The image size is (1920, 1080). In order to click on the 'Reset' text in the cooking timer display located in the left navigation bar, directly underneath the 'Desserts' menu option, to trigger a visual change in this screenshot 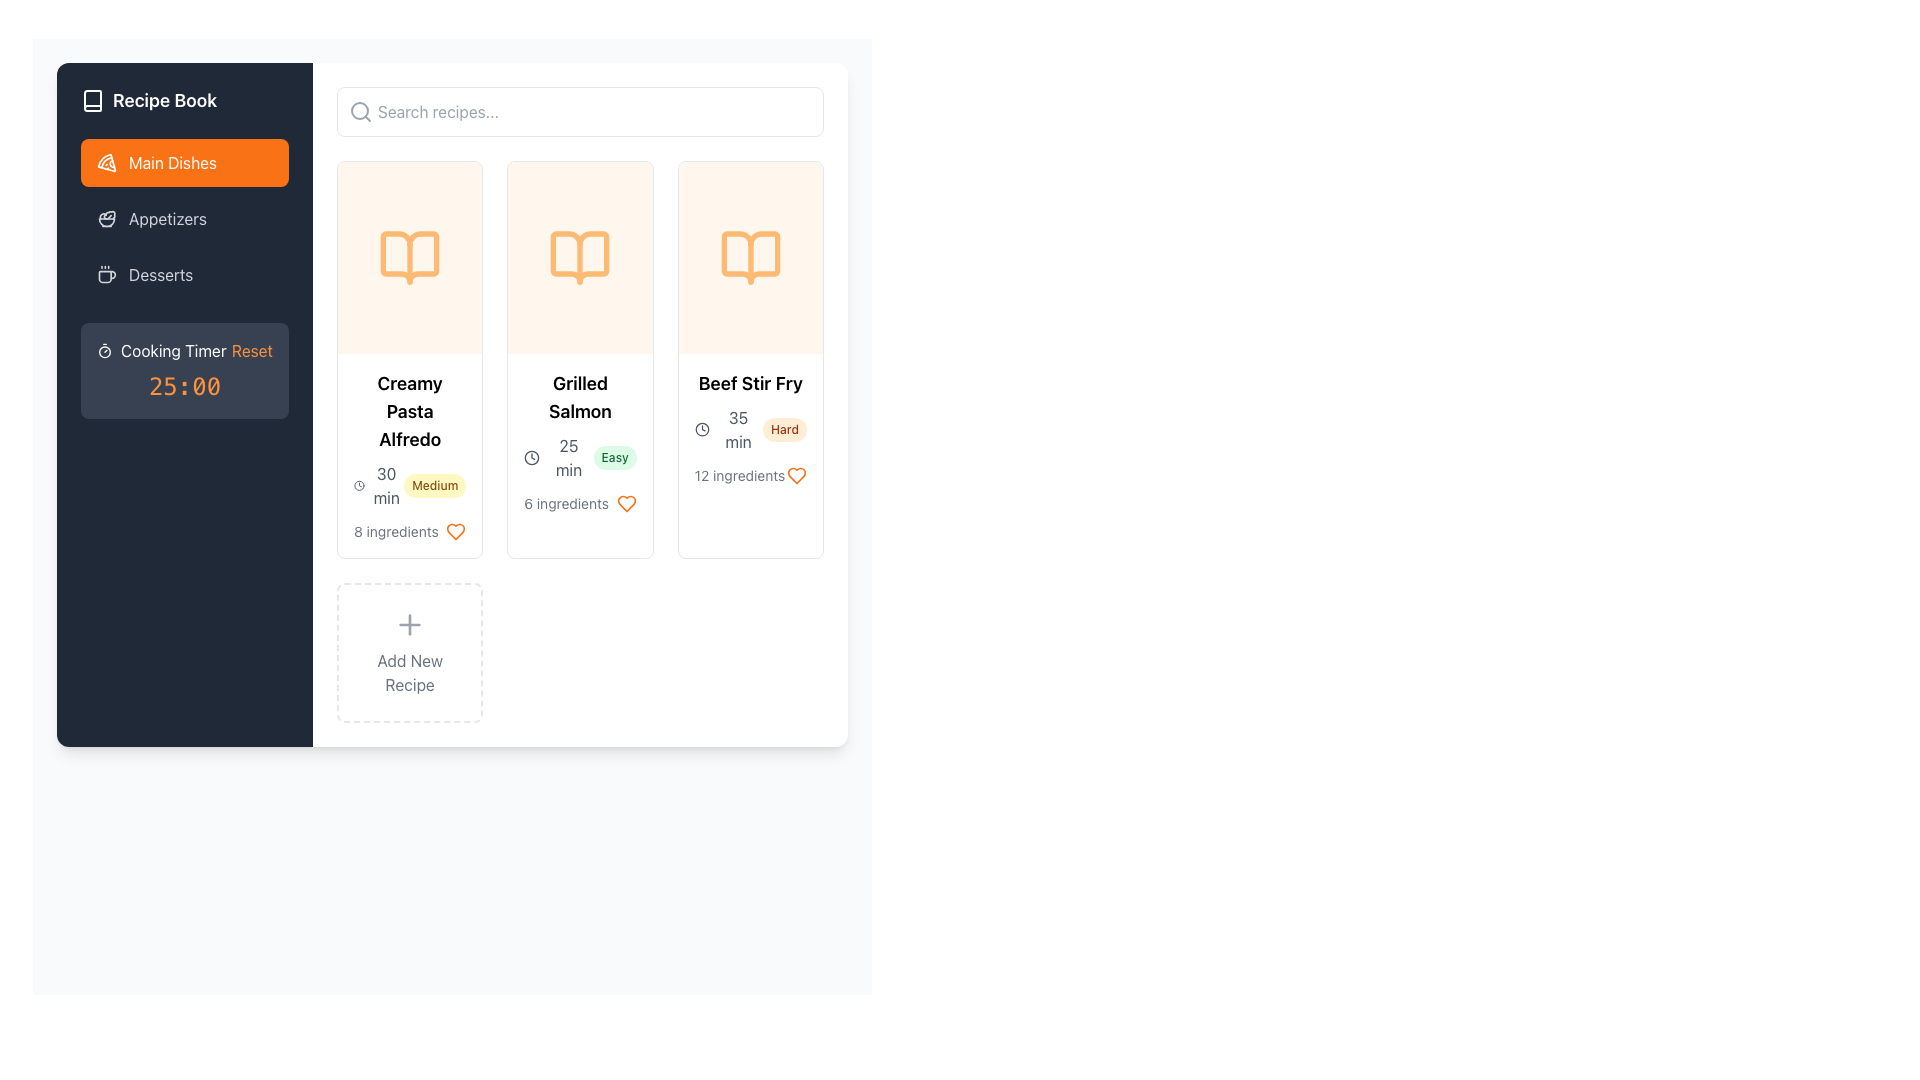, I will do `click(185, 370)`.